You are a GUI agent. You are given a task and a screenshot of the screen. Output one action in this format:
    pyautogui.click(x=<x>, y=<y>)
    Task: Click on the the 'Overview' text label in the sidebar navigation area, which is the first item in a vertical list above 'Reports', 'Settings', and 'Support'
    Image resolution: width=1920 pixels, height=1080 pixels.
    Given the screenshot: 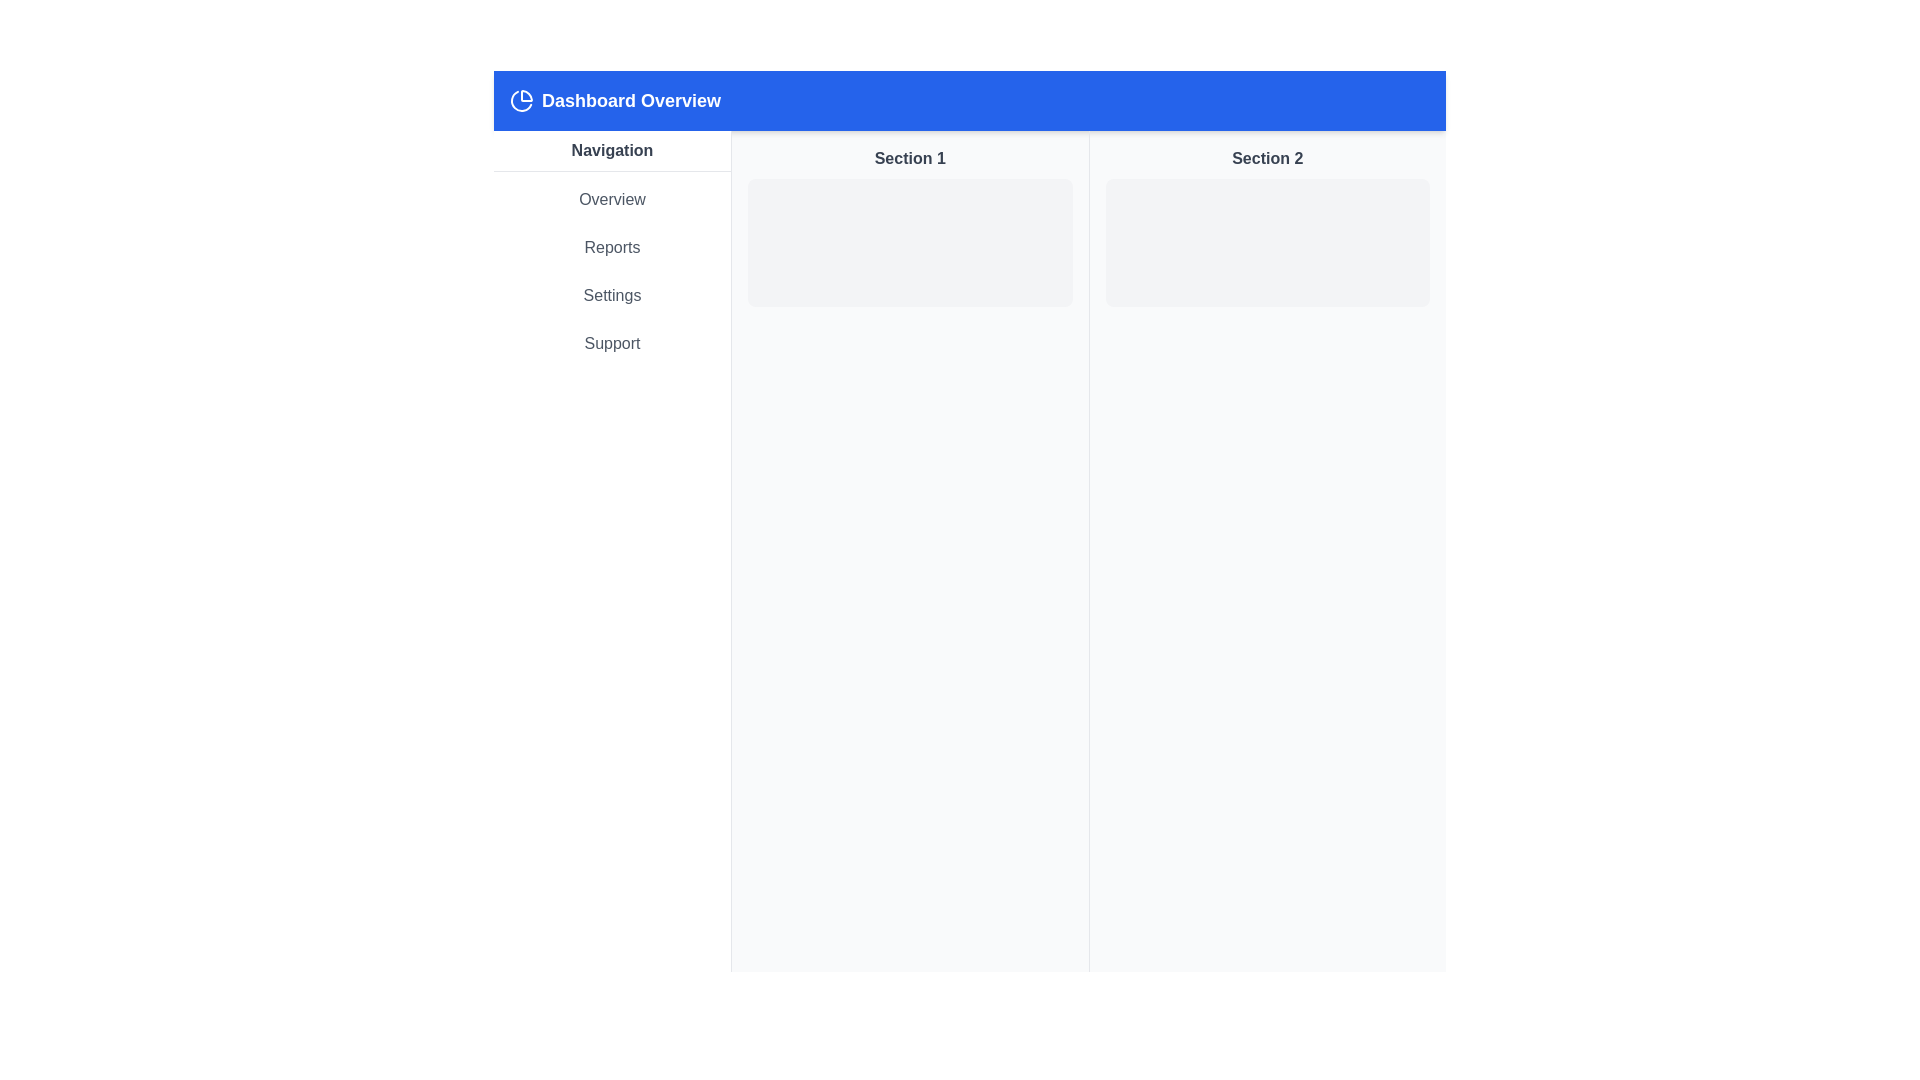 What is the action you would take?
    pyautogui.click(x=611, y=200)
    